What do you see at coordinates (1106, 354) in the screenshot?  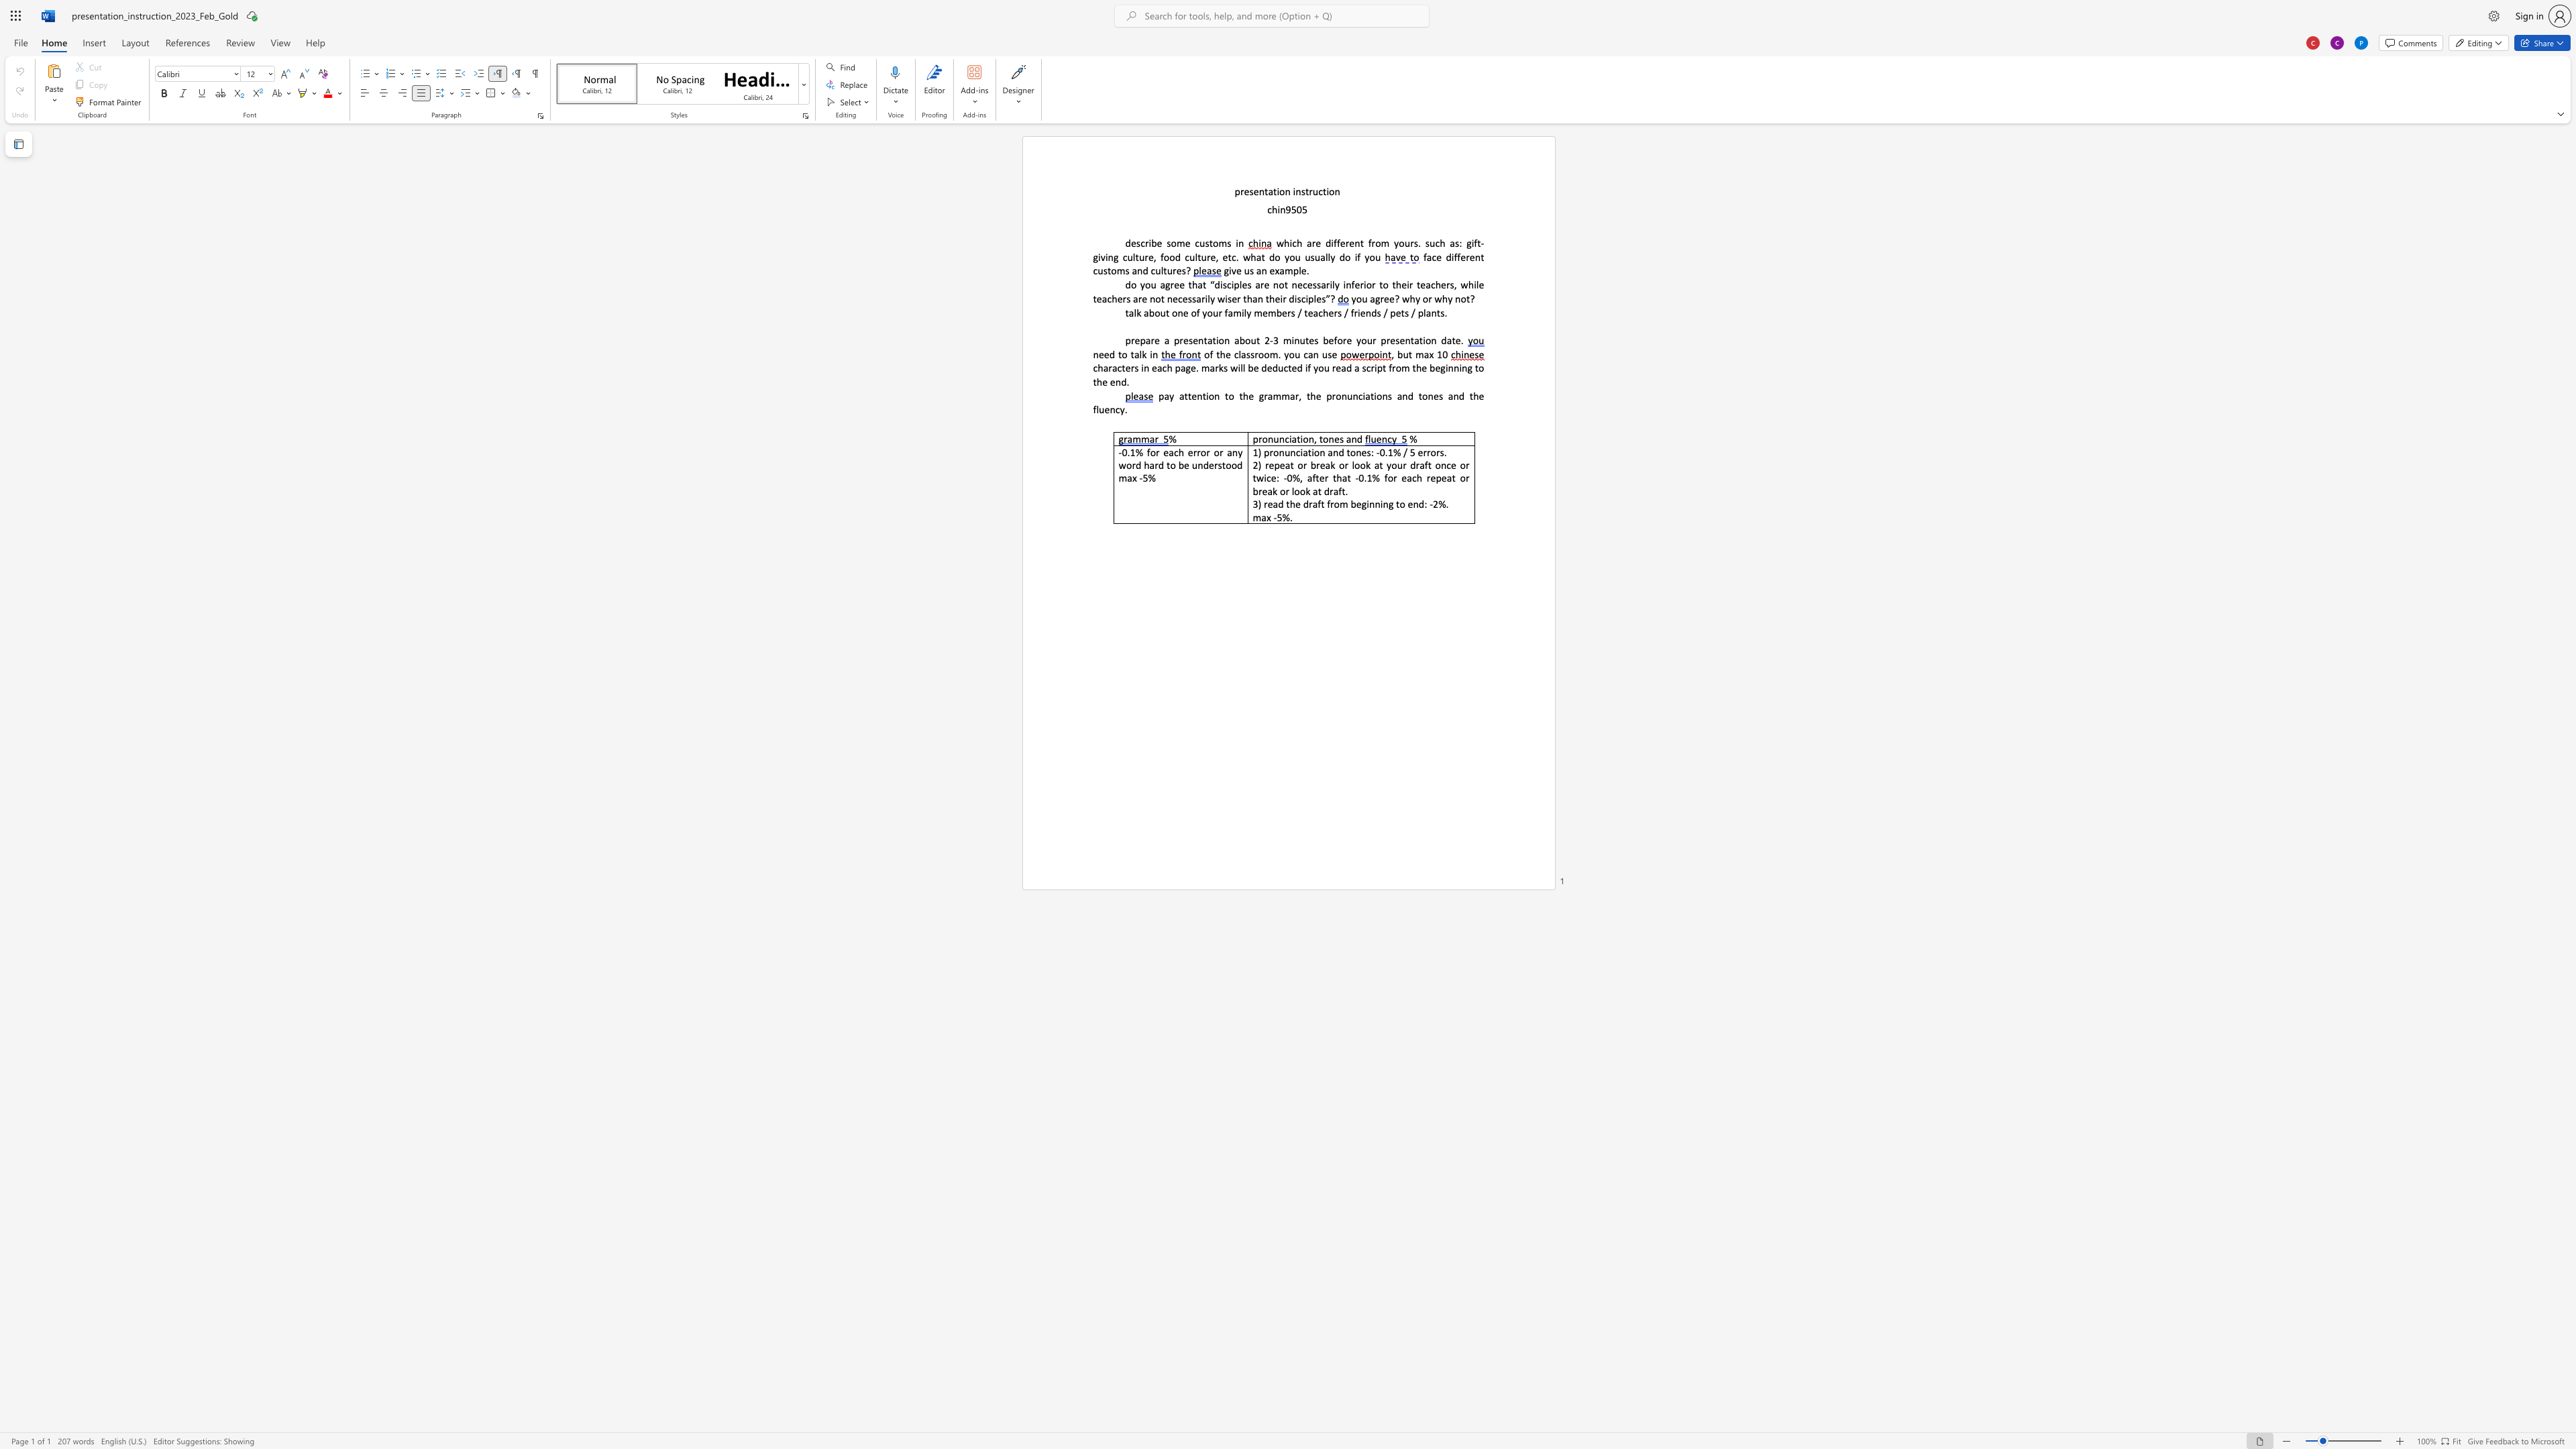 I see `the 2th character "e" in the text` at bounding box center [1106, 354].